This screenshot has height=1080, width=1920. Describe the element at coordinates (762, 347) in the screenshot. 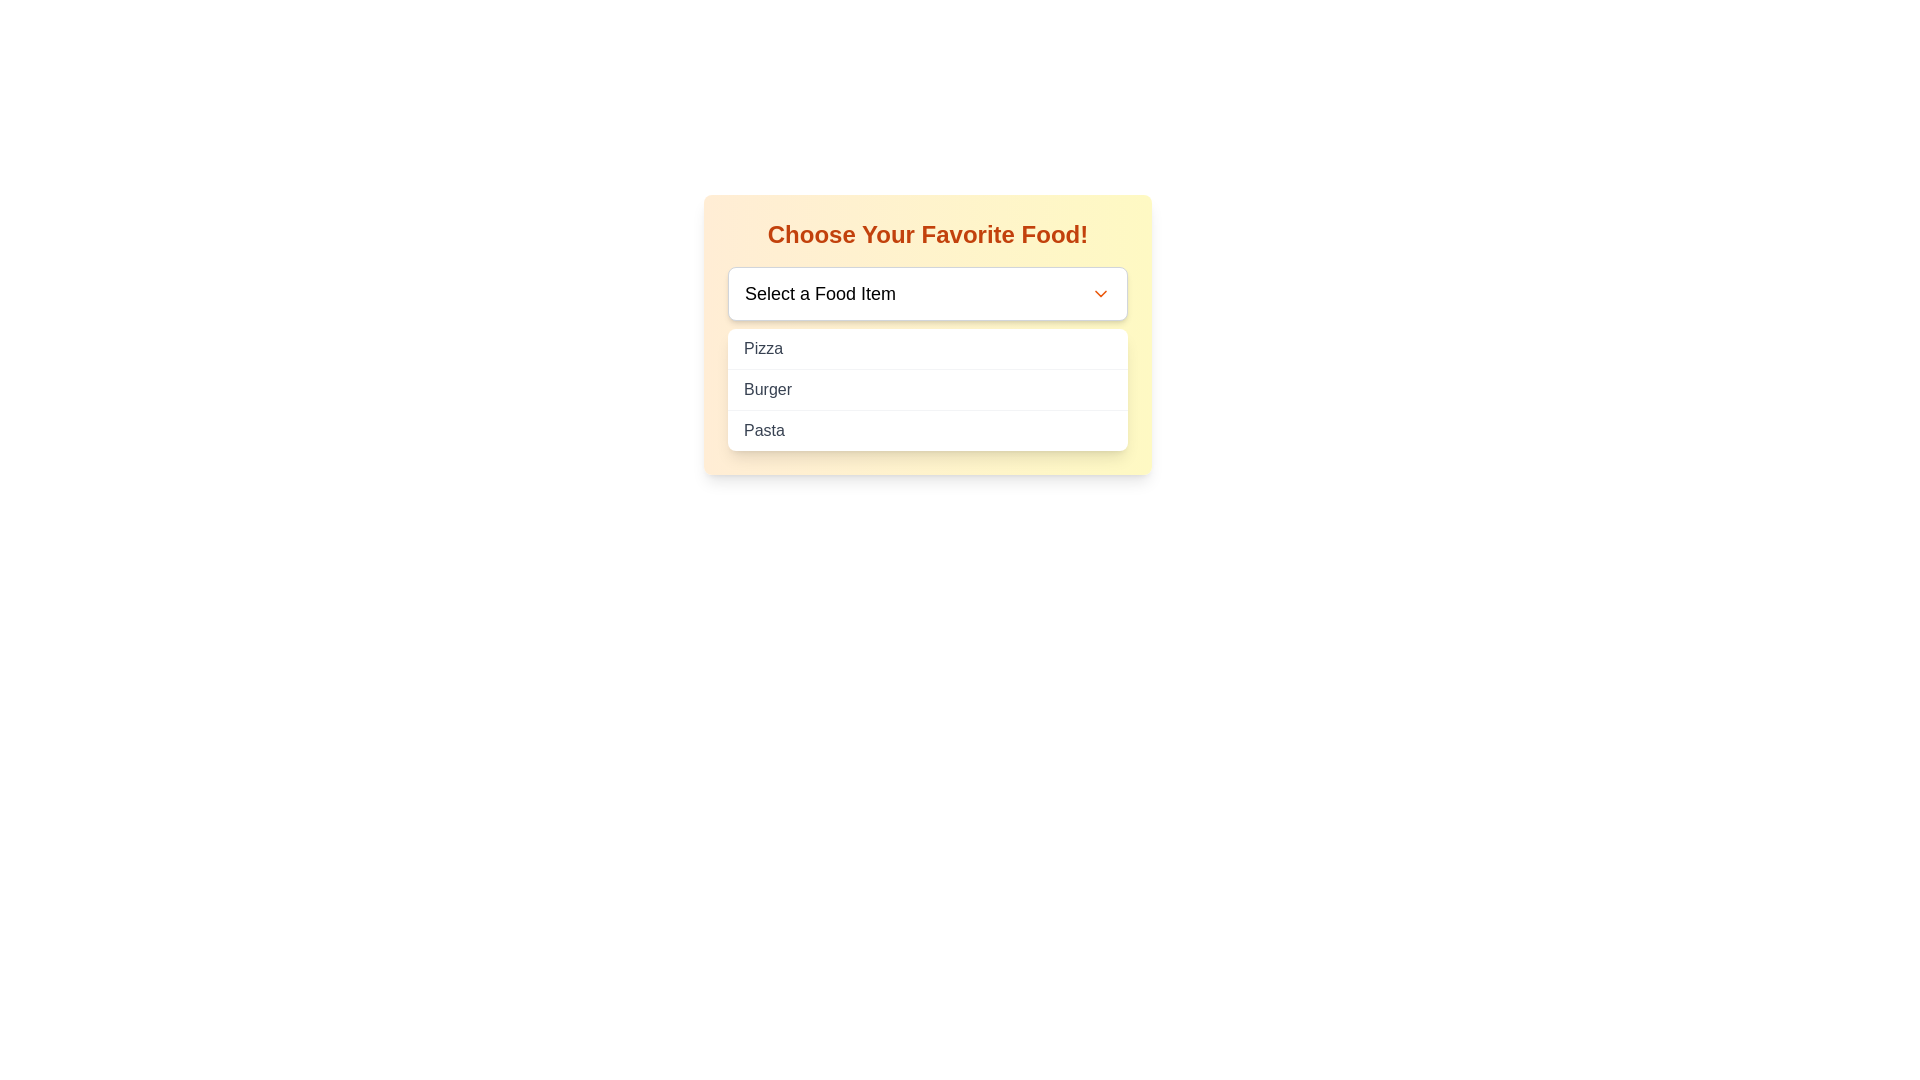

I see `to select the 'Pizza' option from the dropdown list, which is the first item above 'Burger' and 'Pasta'` at that location.